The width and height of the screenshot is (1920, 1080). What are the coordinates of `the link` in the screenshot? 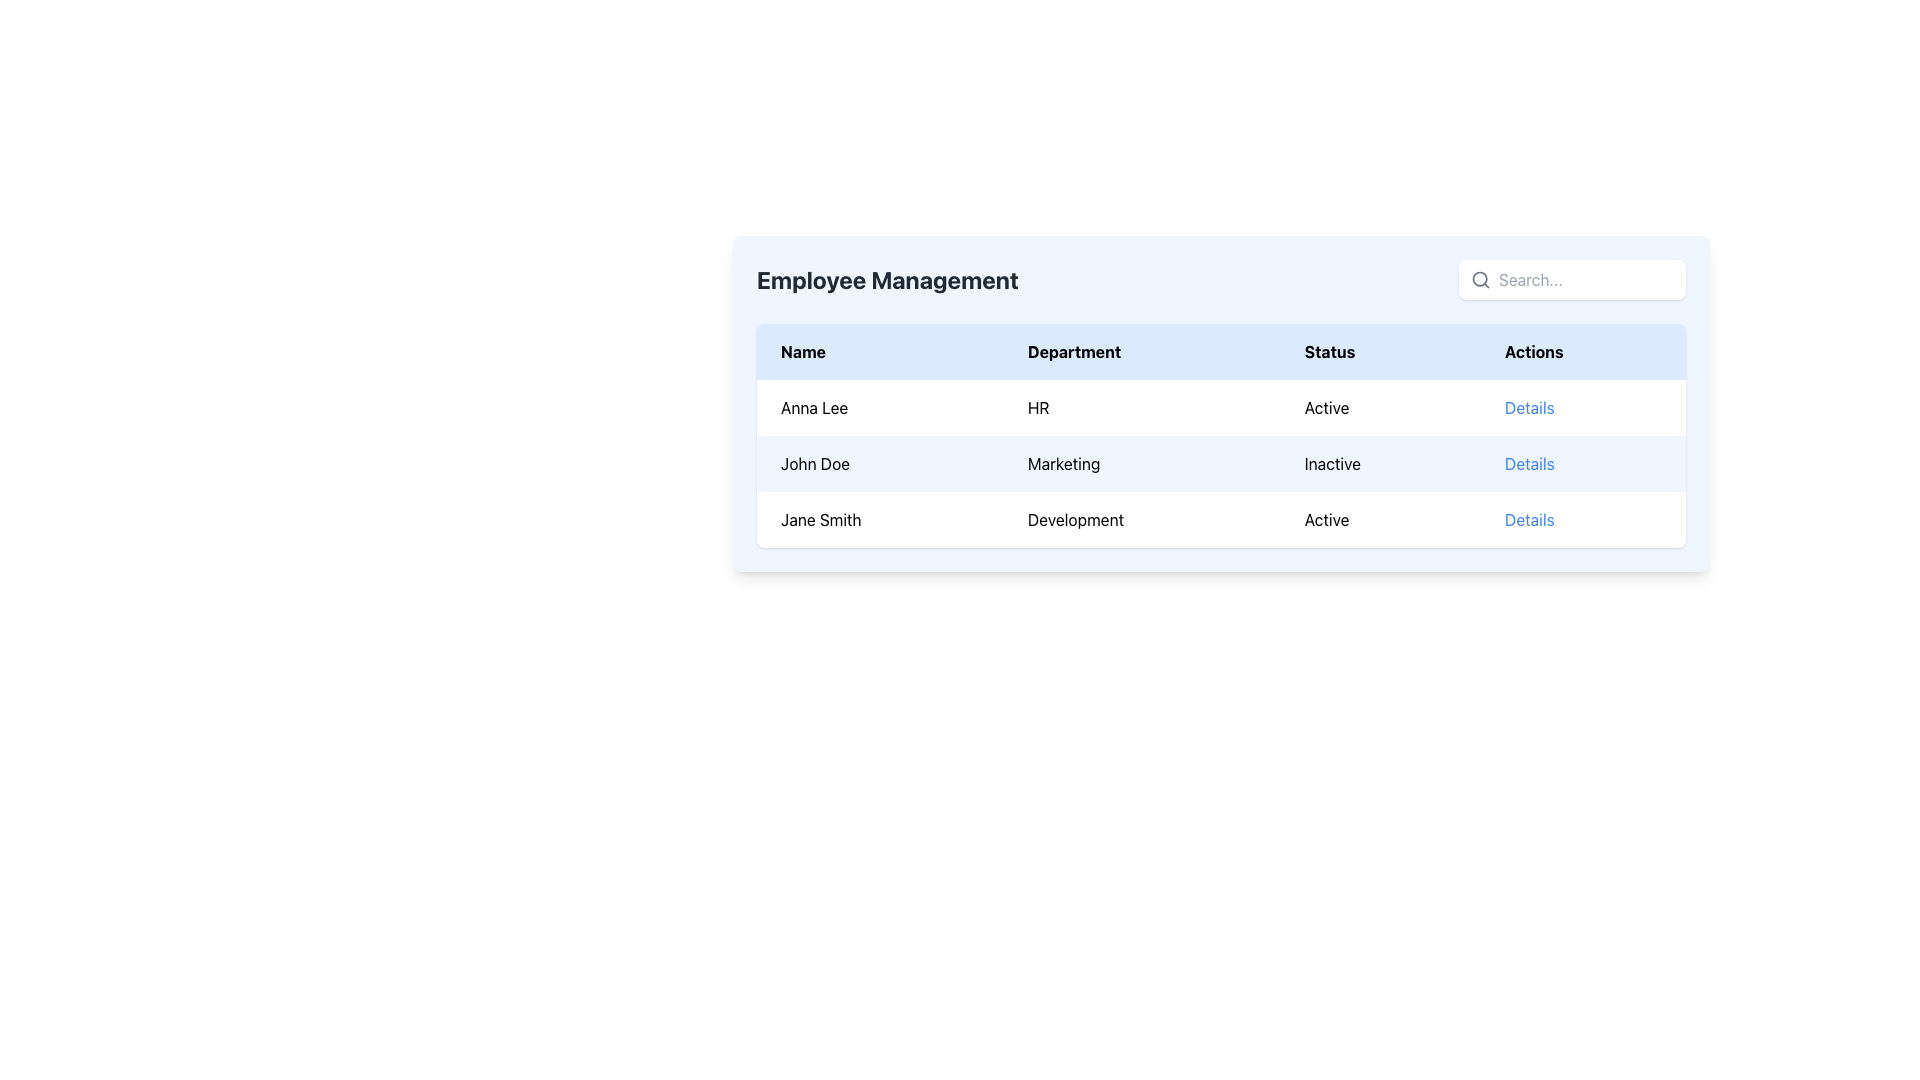 It's located at (1528, 407).